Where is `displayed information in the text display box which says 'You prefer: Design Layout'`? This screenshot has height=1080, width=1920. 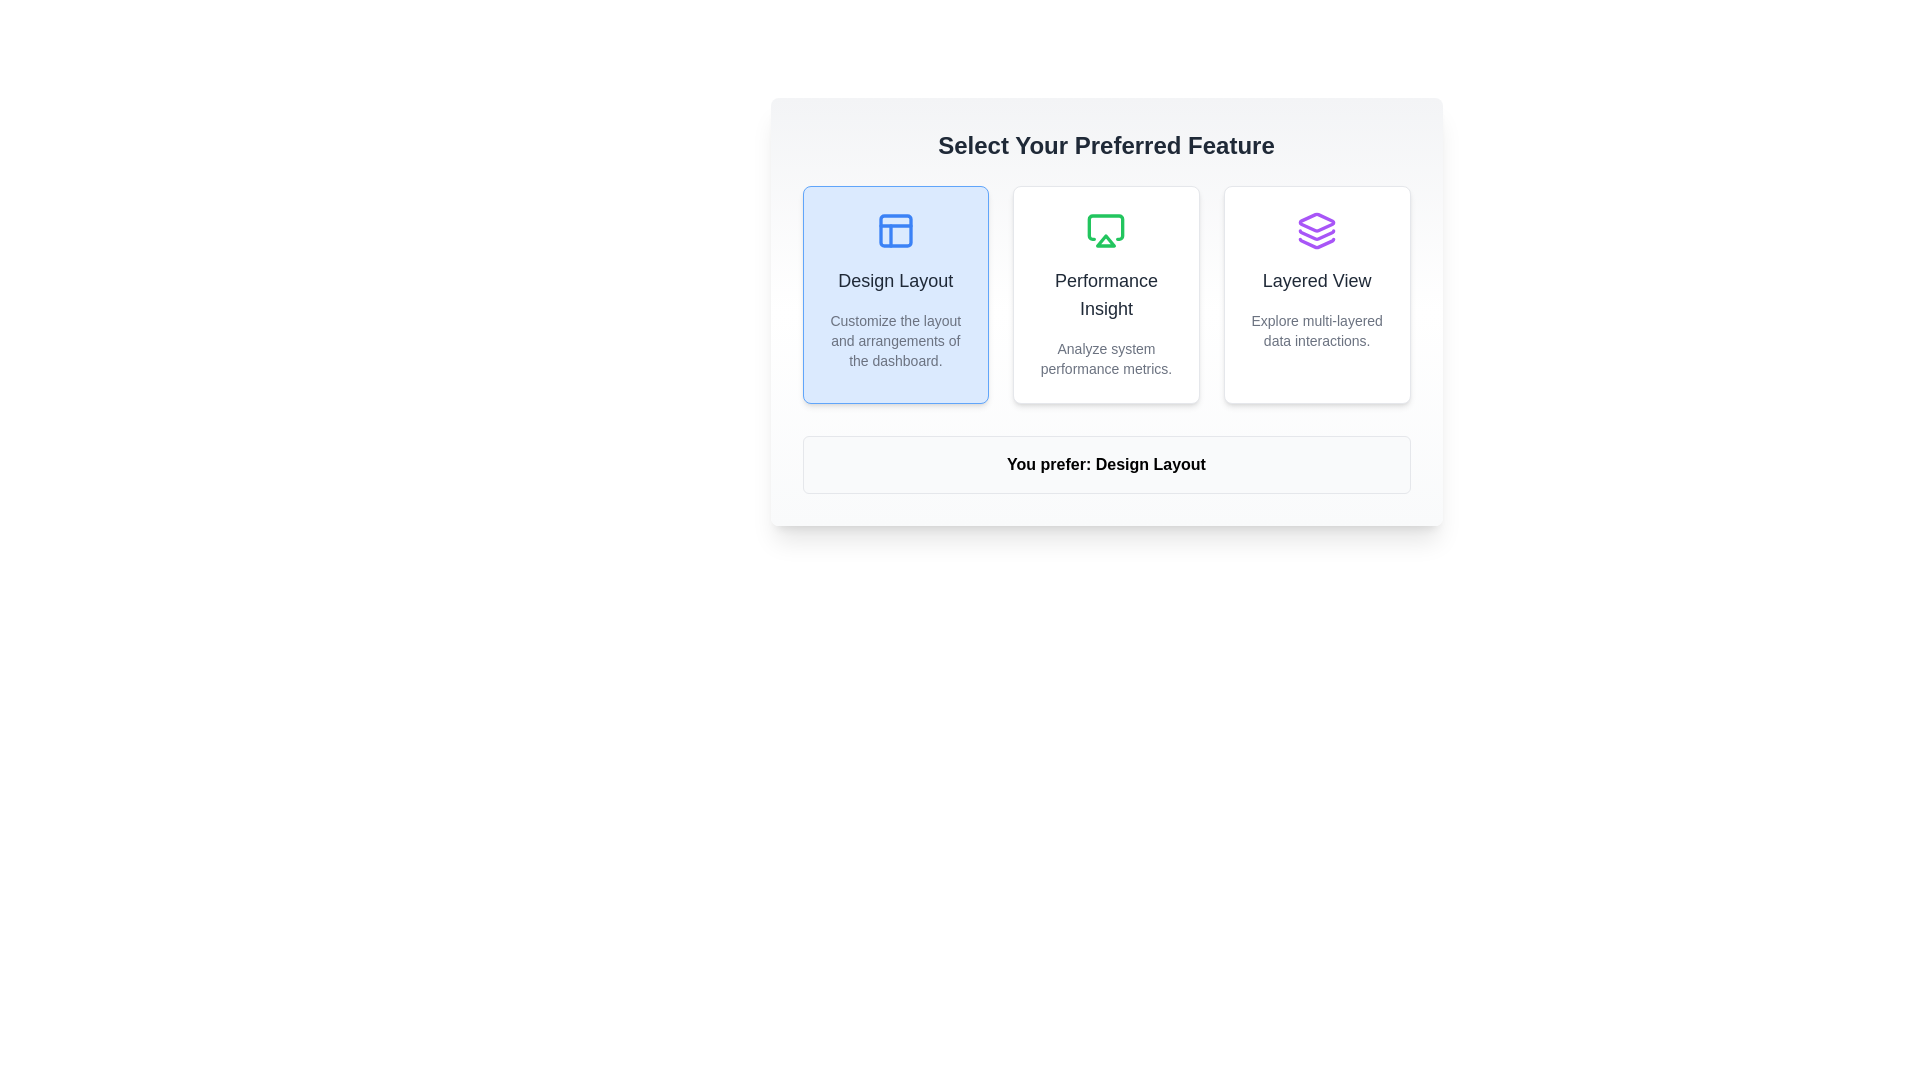 displayed information in the text display box which says 'You prefer: Design Layout' is located at coordinates (1105, 465).